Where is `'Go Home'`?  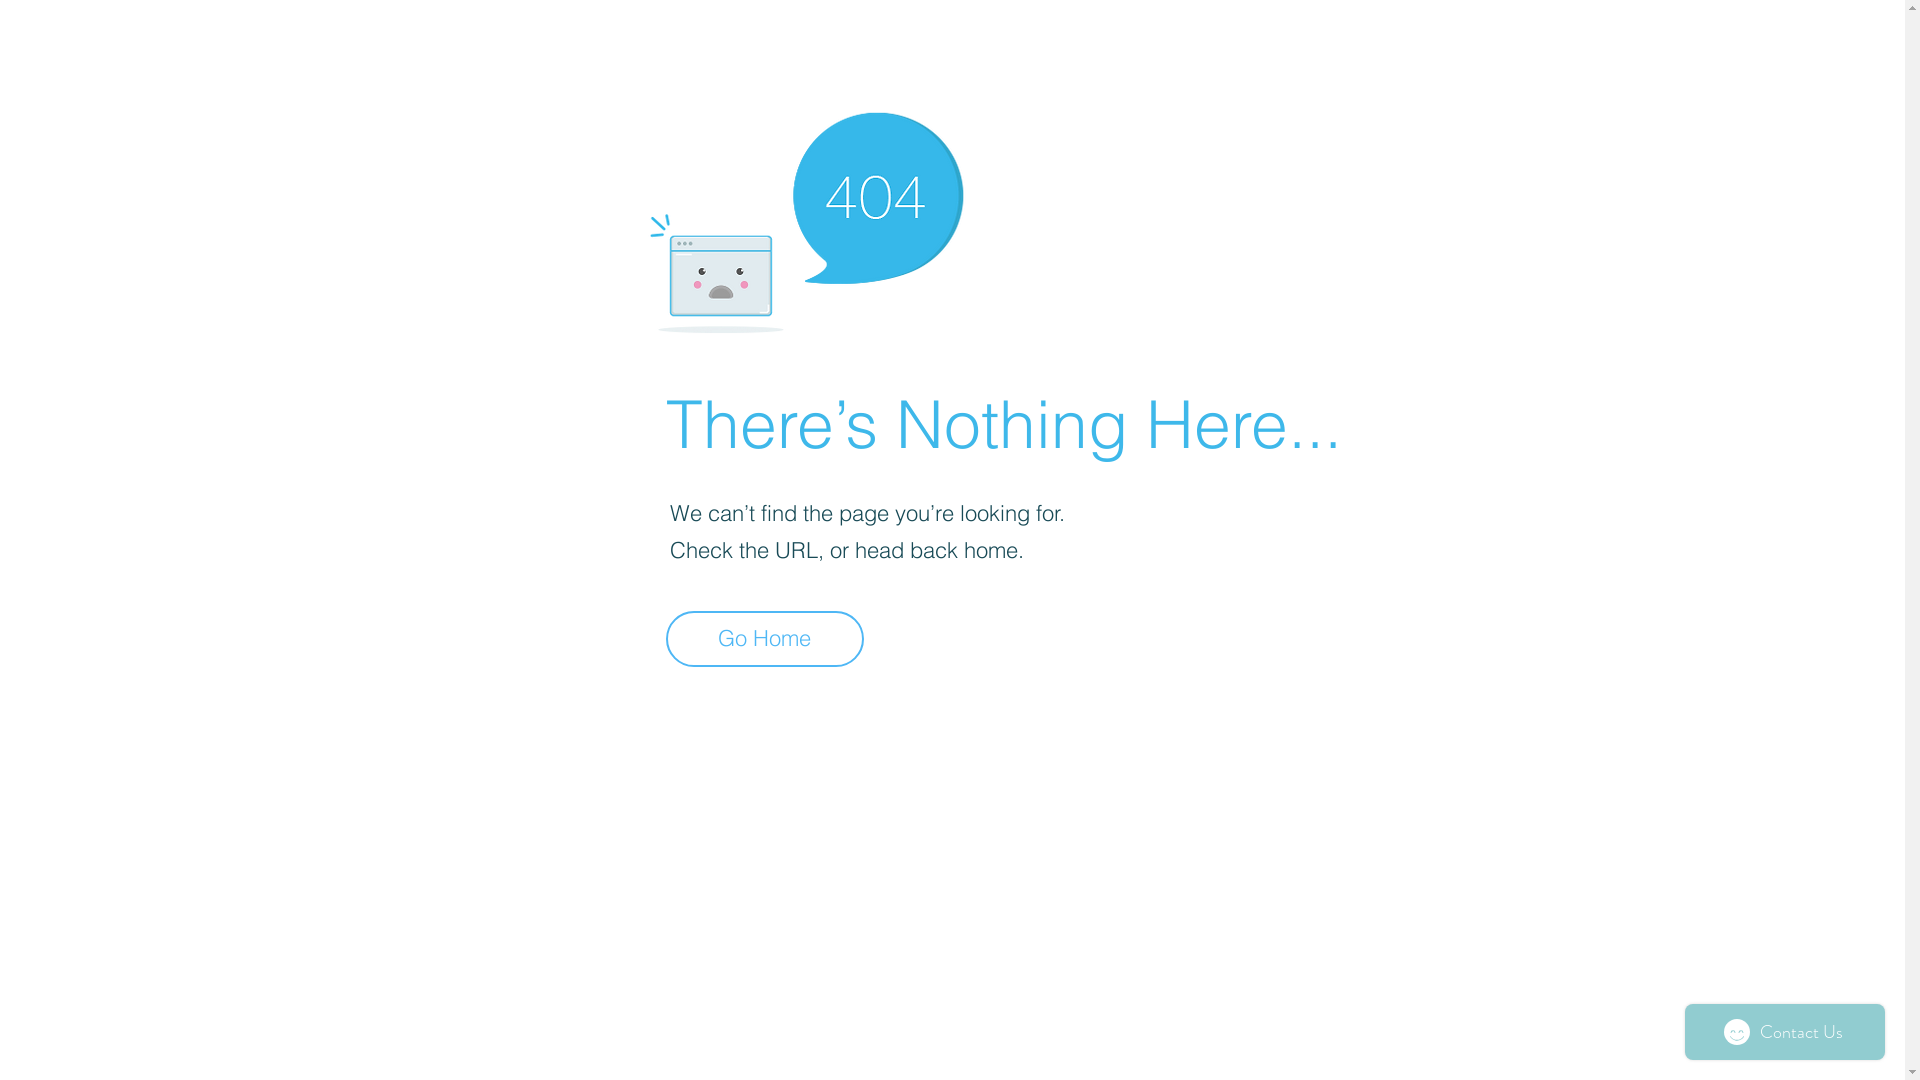 'Go Home' is located at coordinates (666, 639).